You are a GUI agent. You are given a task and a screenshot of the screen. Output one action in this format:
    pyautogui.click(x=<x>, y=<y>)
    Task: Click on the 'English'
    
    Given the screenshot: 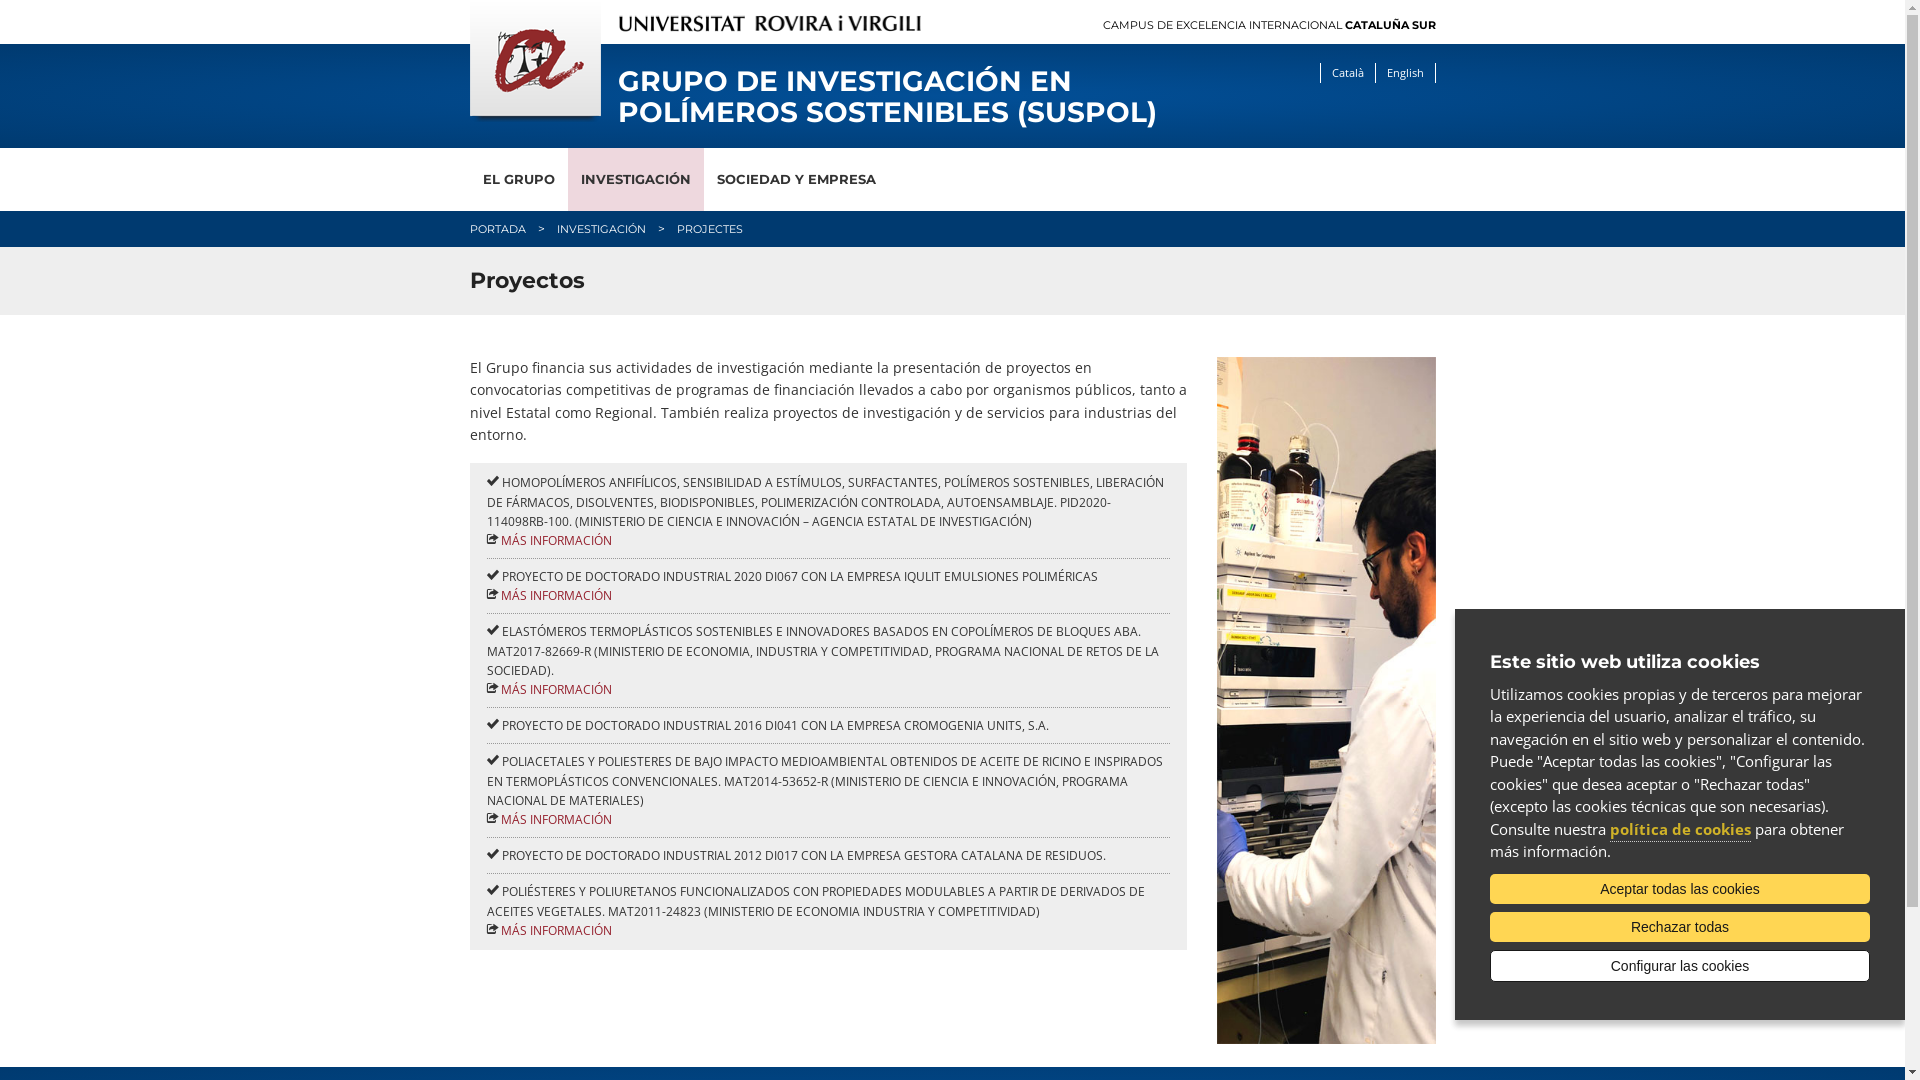 What is the action you would take?
    pyautogui.click(x=1403, y=72)
    